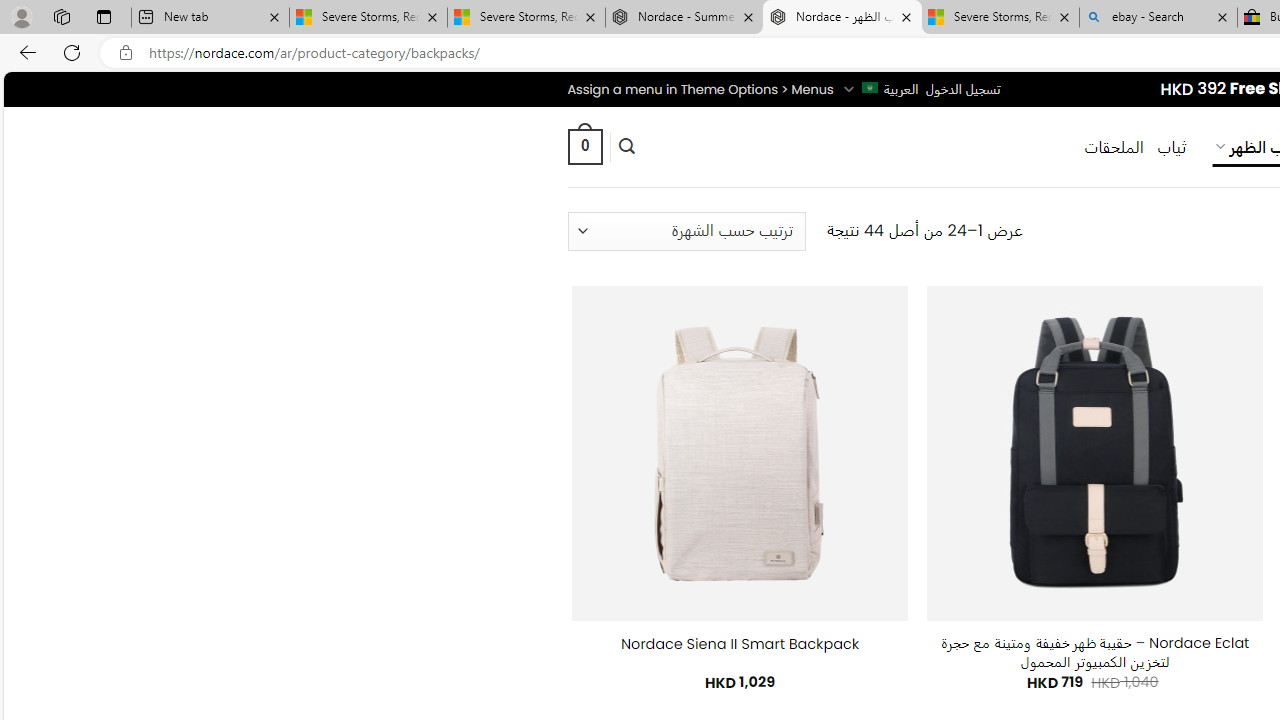  What do you see at coordinates (700, 88) in the screenshot?
I see `'Assign a menu in Theme Options > Menus'` at bounding box center [700, 88].